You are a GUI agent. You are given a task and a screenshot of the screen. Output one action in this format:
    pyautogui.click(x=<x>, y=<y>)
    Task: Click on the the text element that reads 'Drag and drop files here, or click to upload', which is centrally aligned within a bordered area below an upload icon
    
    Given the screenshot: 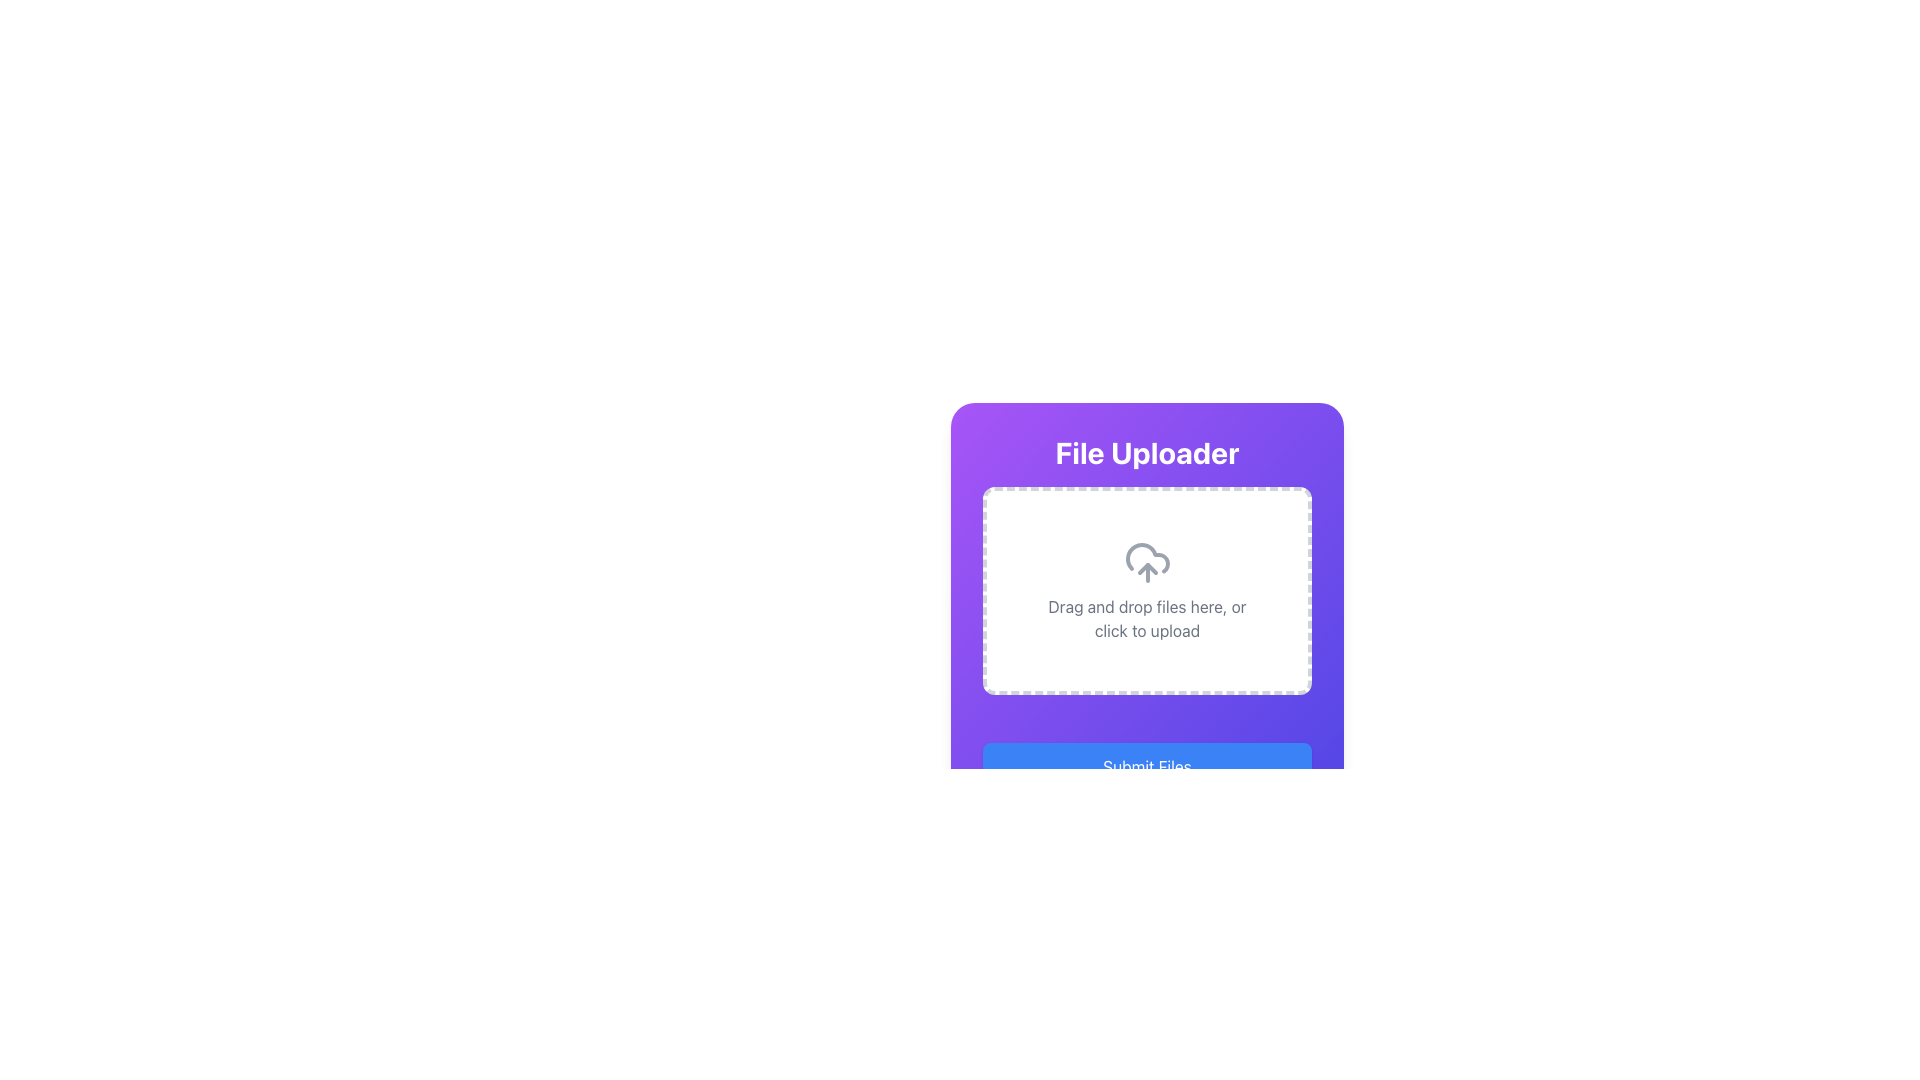 What is the action you would take?
    pyautogui.click(x=1147, y=617)
    